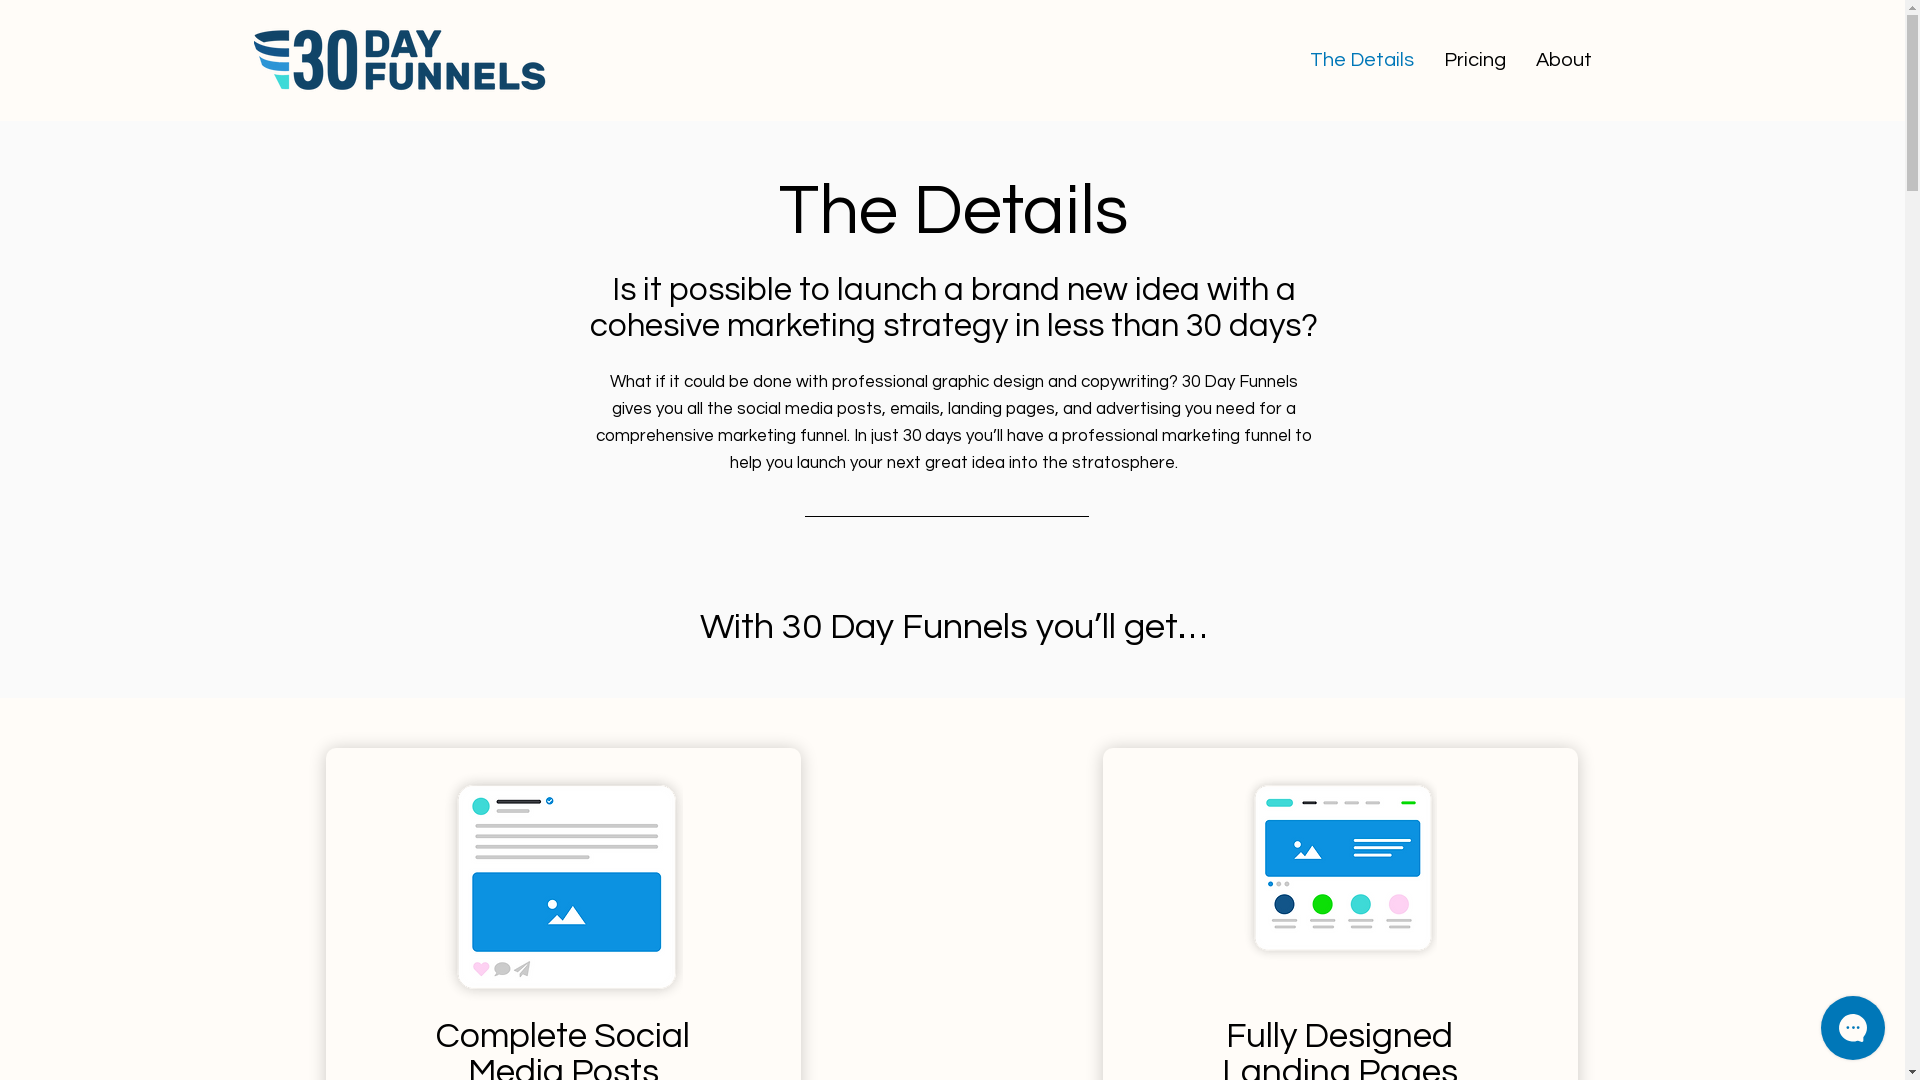 This screenshot has height=1080, width=1920. Describe the element at coordinates (1474, 59) in the screenshot. I see `'Pricing'` at that location.